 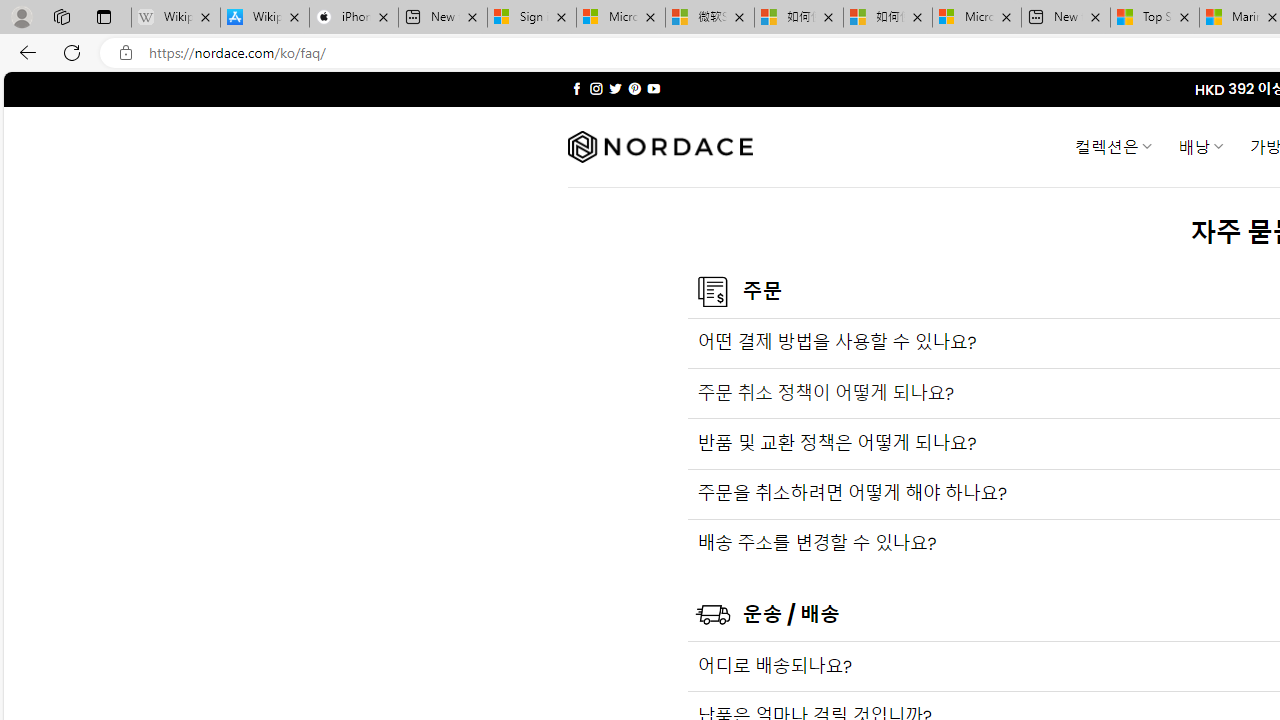 What do you see at coordinates (633, 88) in the screenshot?
I see `'Follow on Pinterest'` at bounding box center [633, 88].